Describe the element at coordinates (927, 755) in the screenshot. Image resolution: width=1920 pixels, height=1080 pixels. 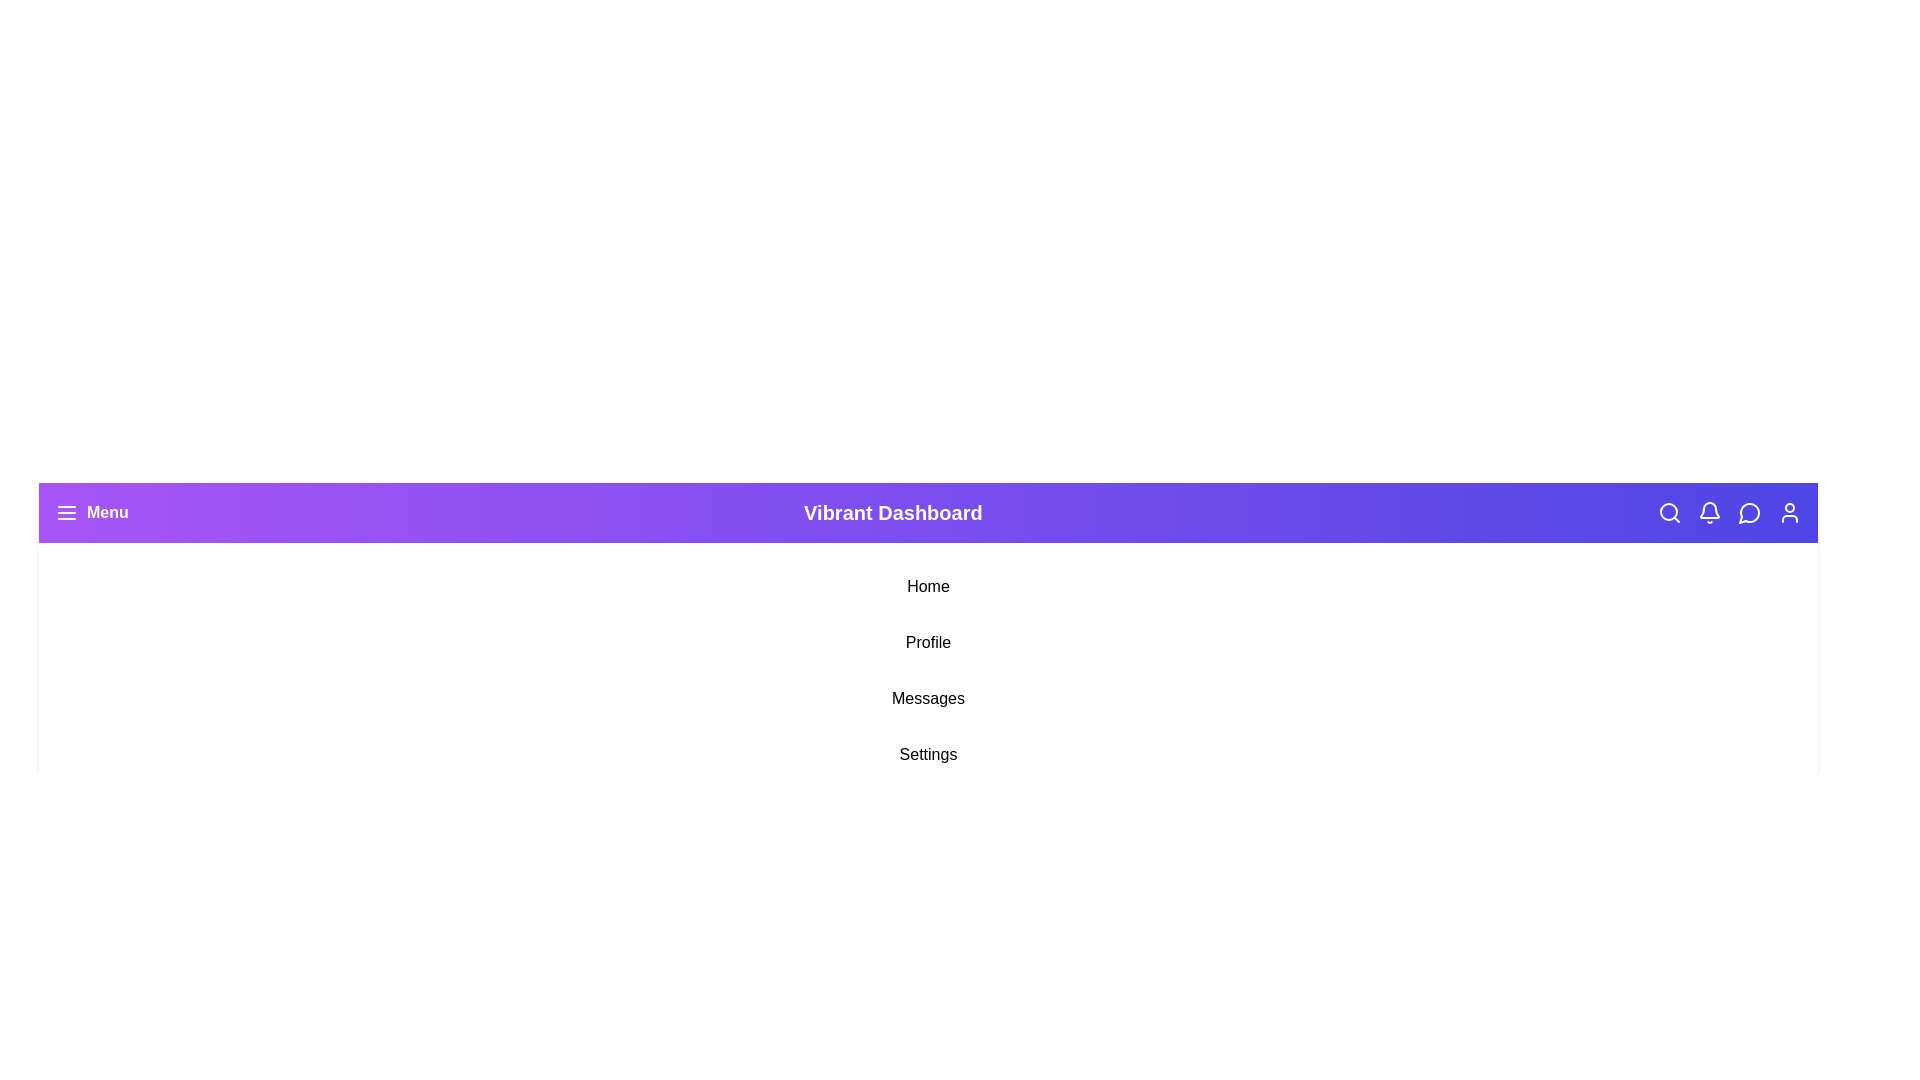
I see `the menu option Settings to navigate to the respective page` at that location.